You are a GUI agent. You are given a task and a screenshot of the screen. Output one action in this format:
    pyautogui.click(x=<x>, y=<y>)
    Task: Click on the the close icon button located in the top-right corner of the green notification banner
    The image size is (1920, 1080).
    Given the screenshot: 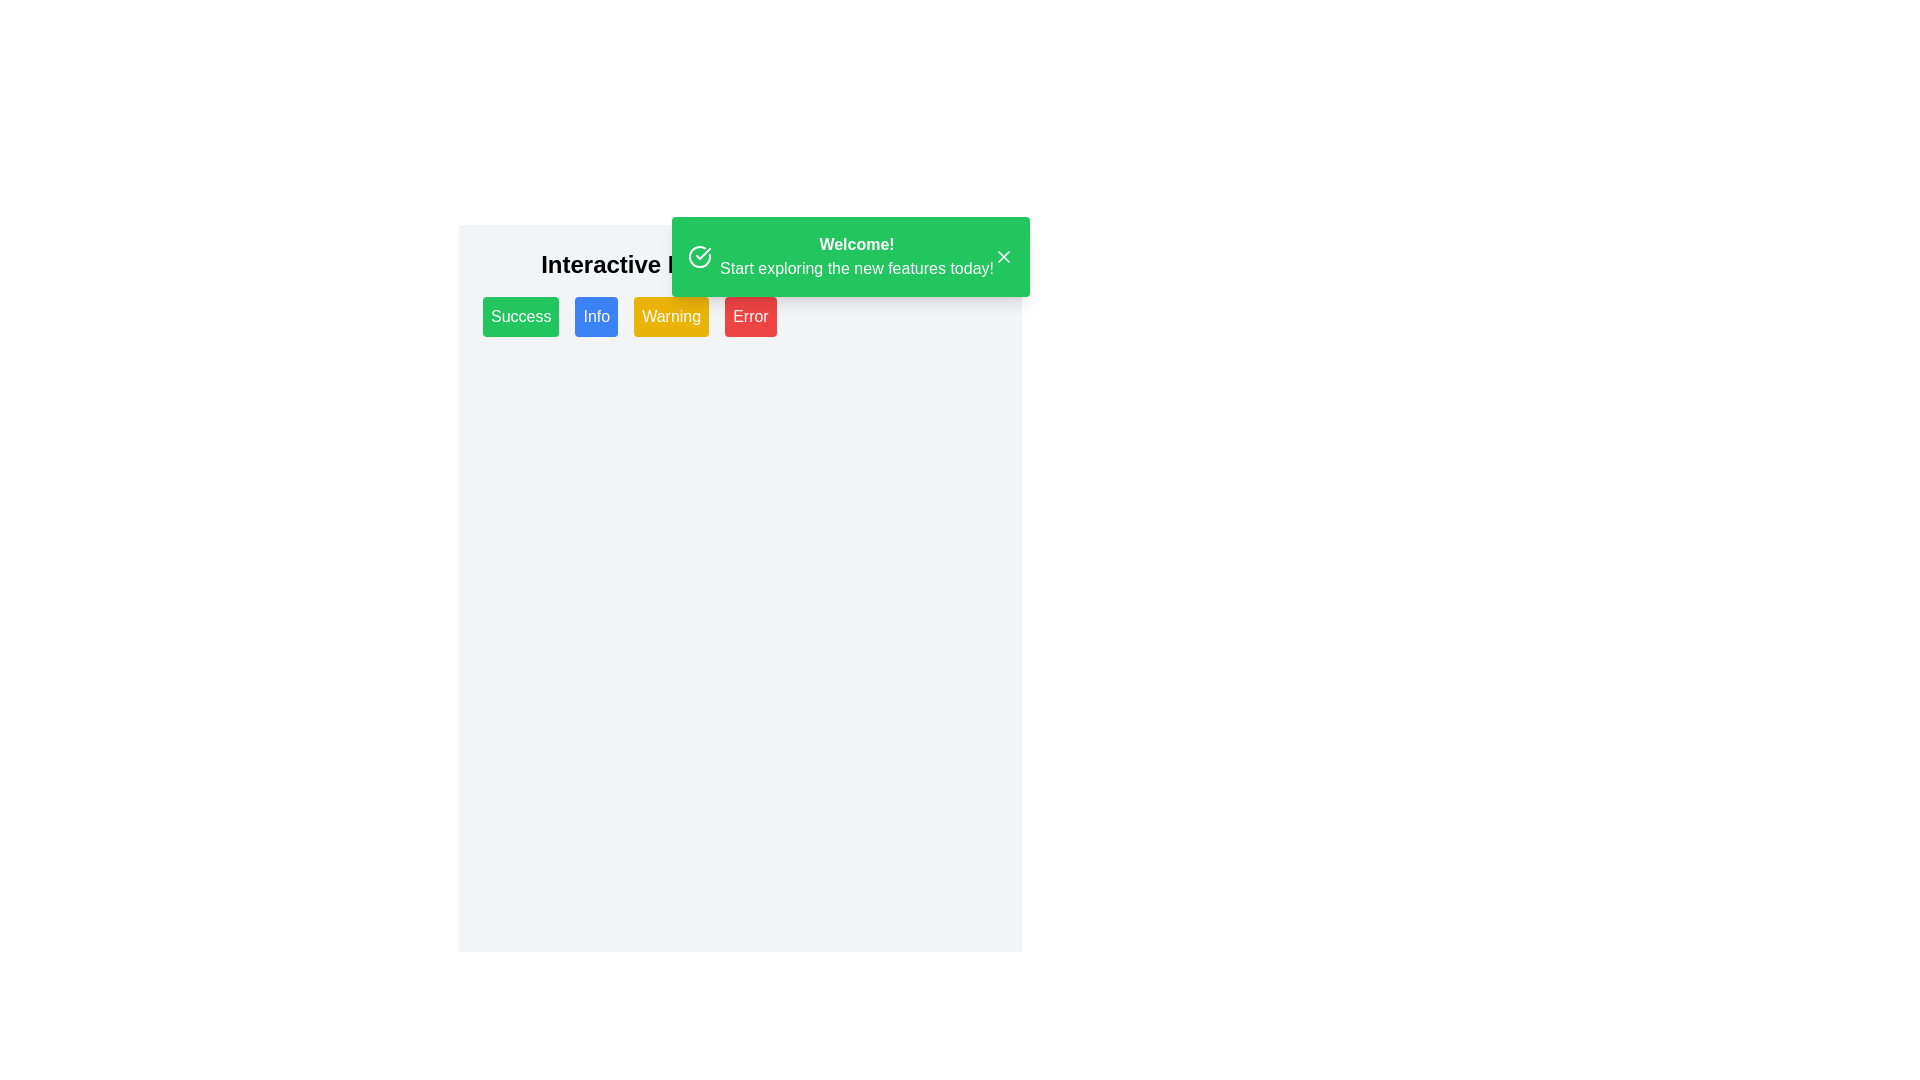 What is the action you would take?
    pyautogui.click(x=1003, y=256)
    